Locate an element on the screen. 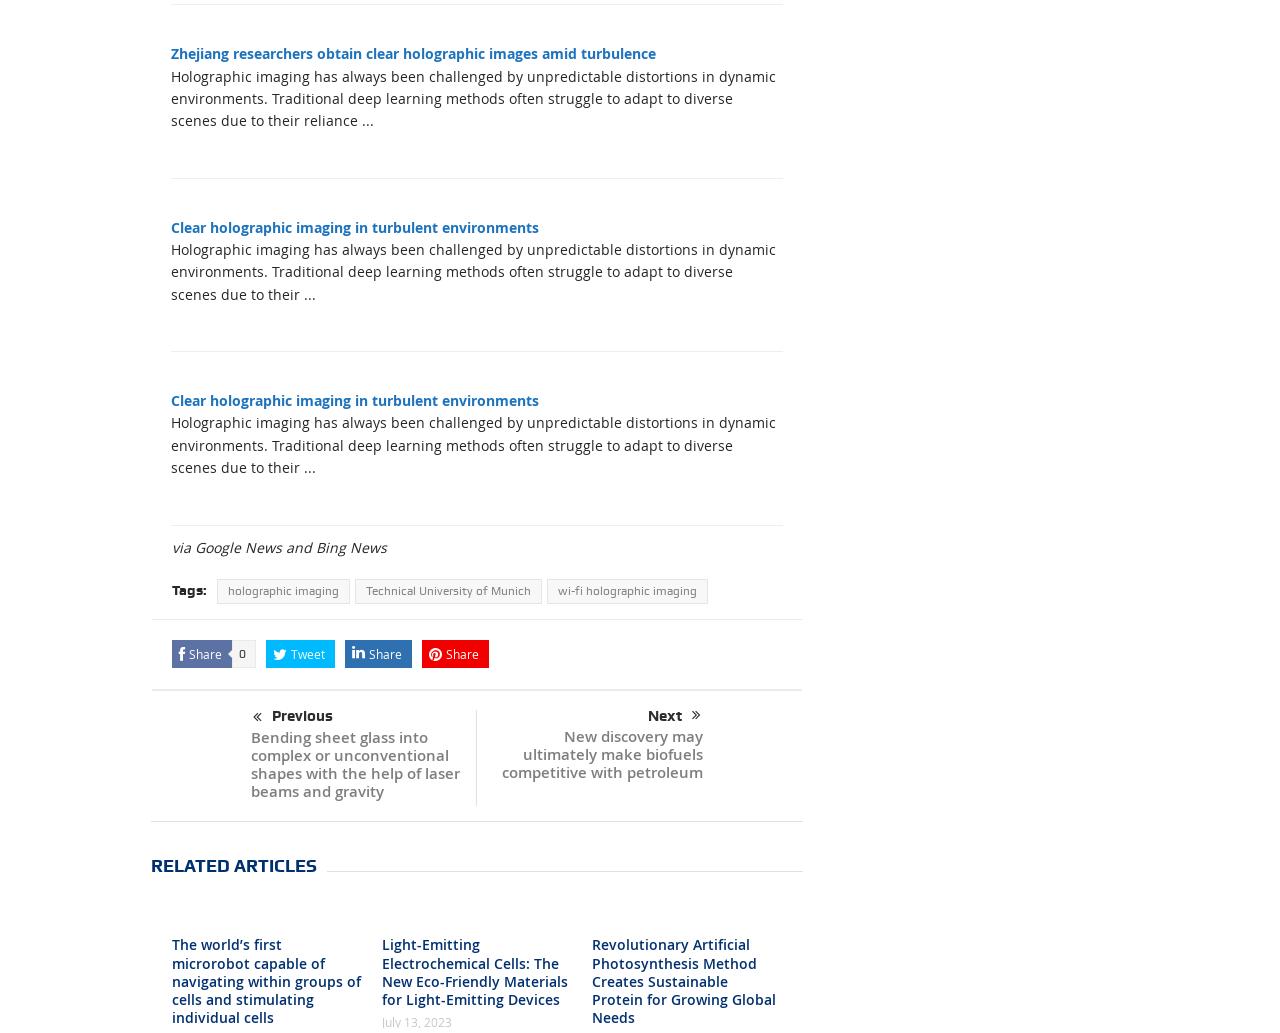  'XING' is located at coordinates (563, 593).